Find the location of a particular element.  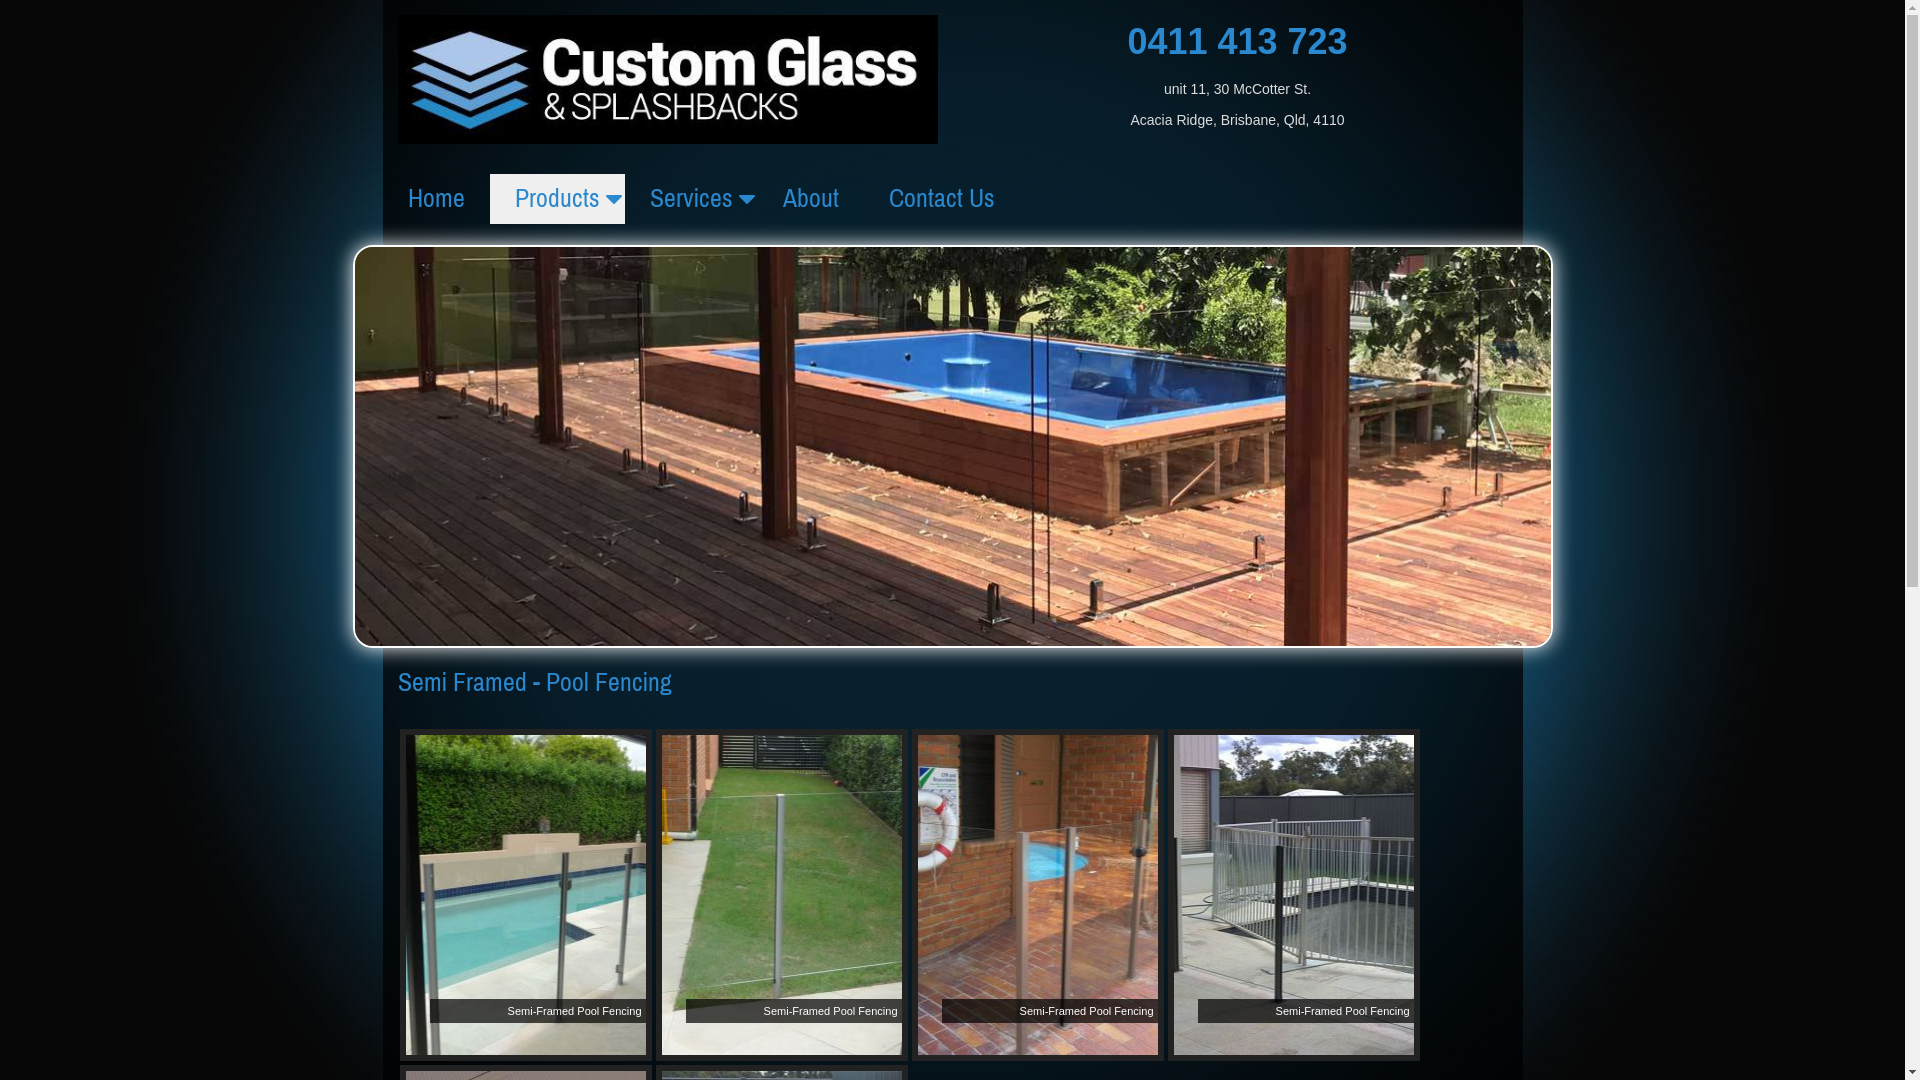

'Home' is located at coordinates (382, 199).